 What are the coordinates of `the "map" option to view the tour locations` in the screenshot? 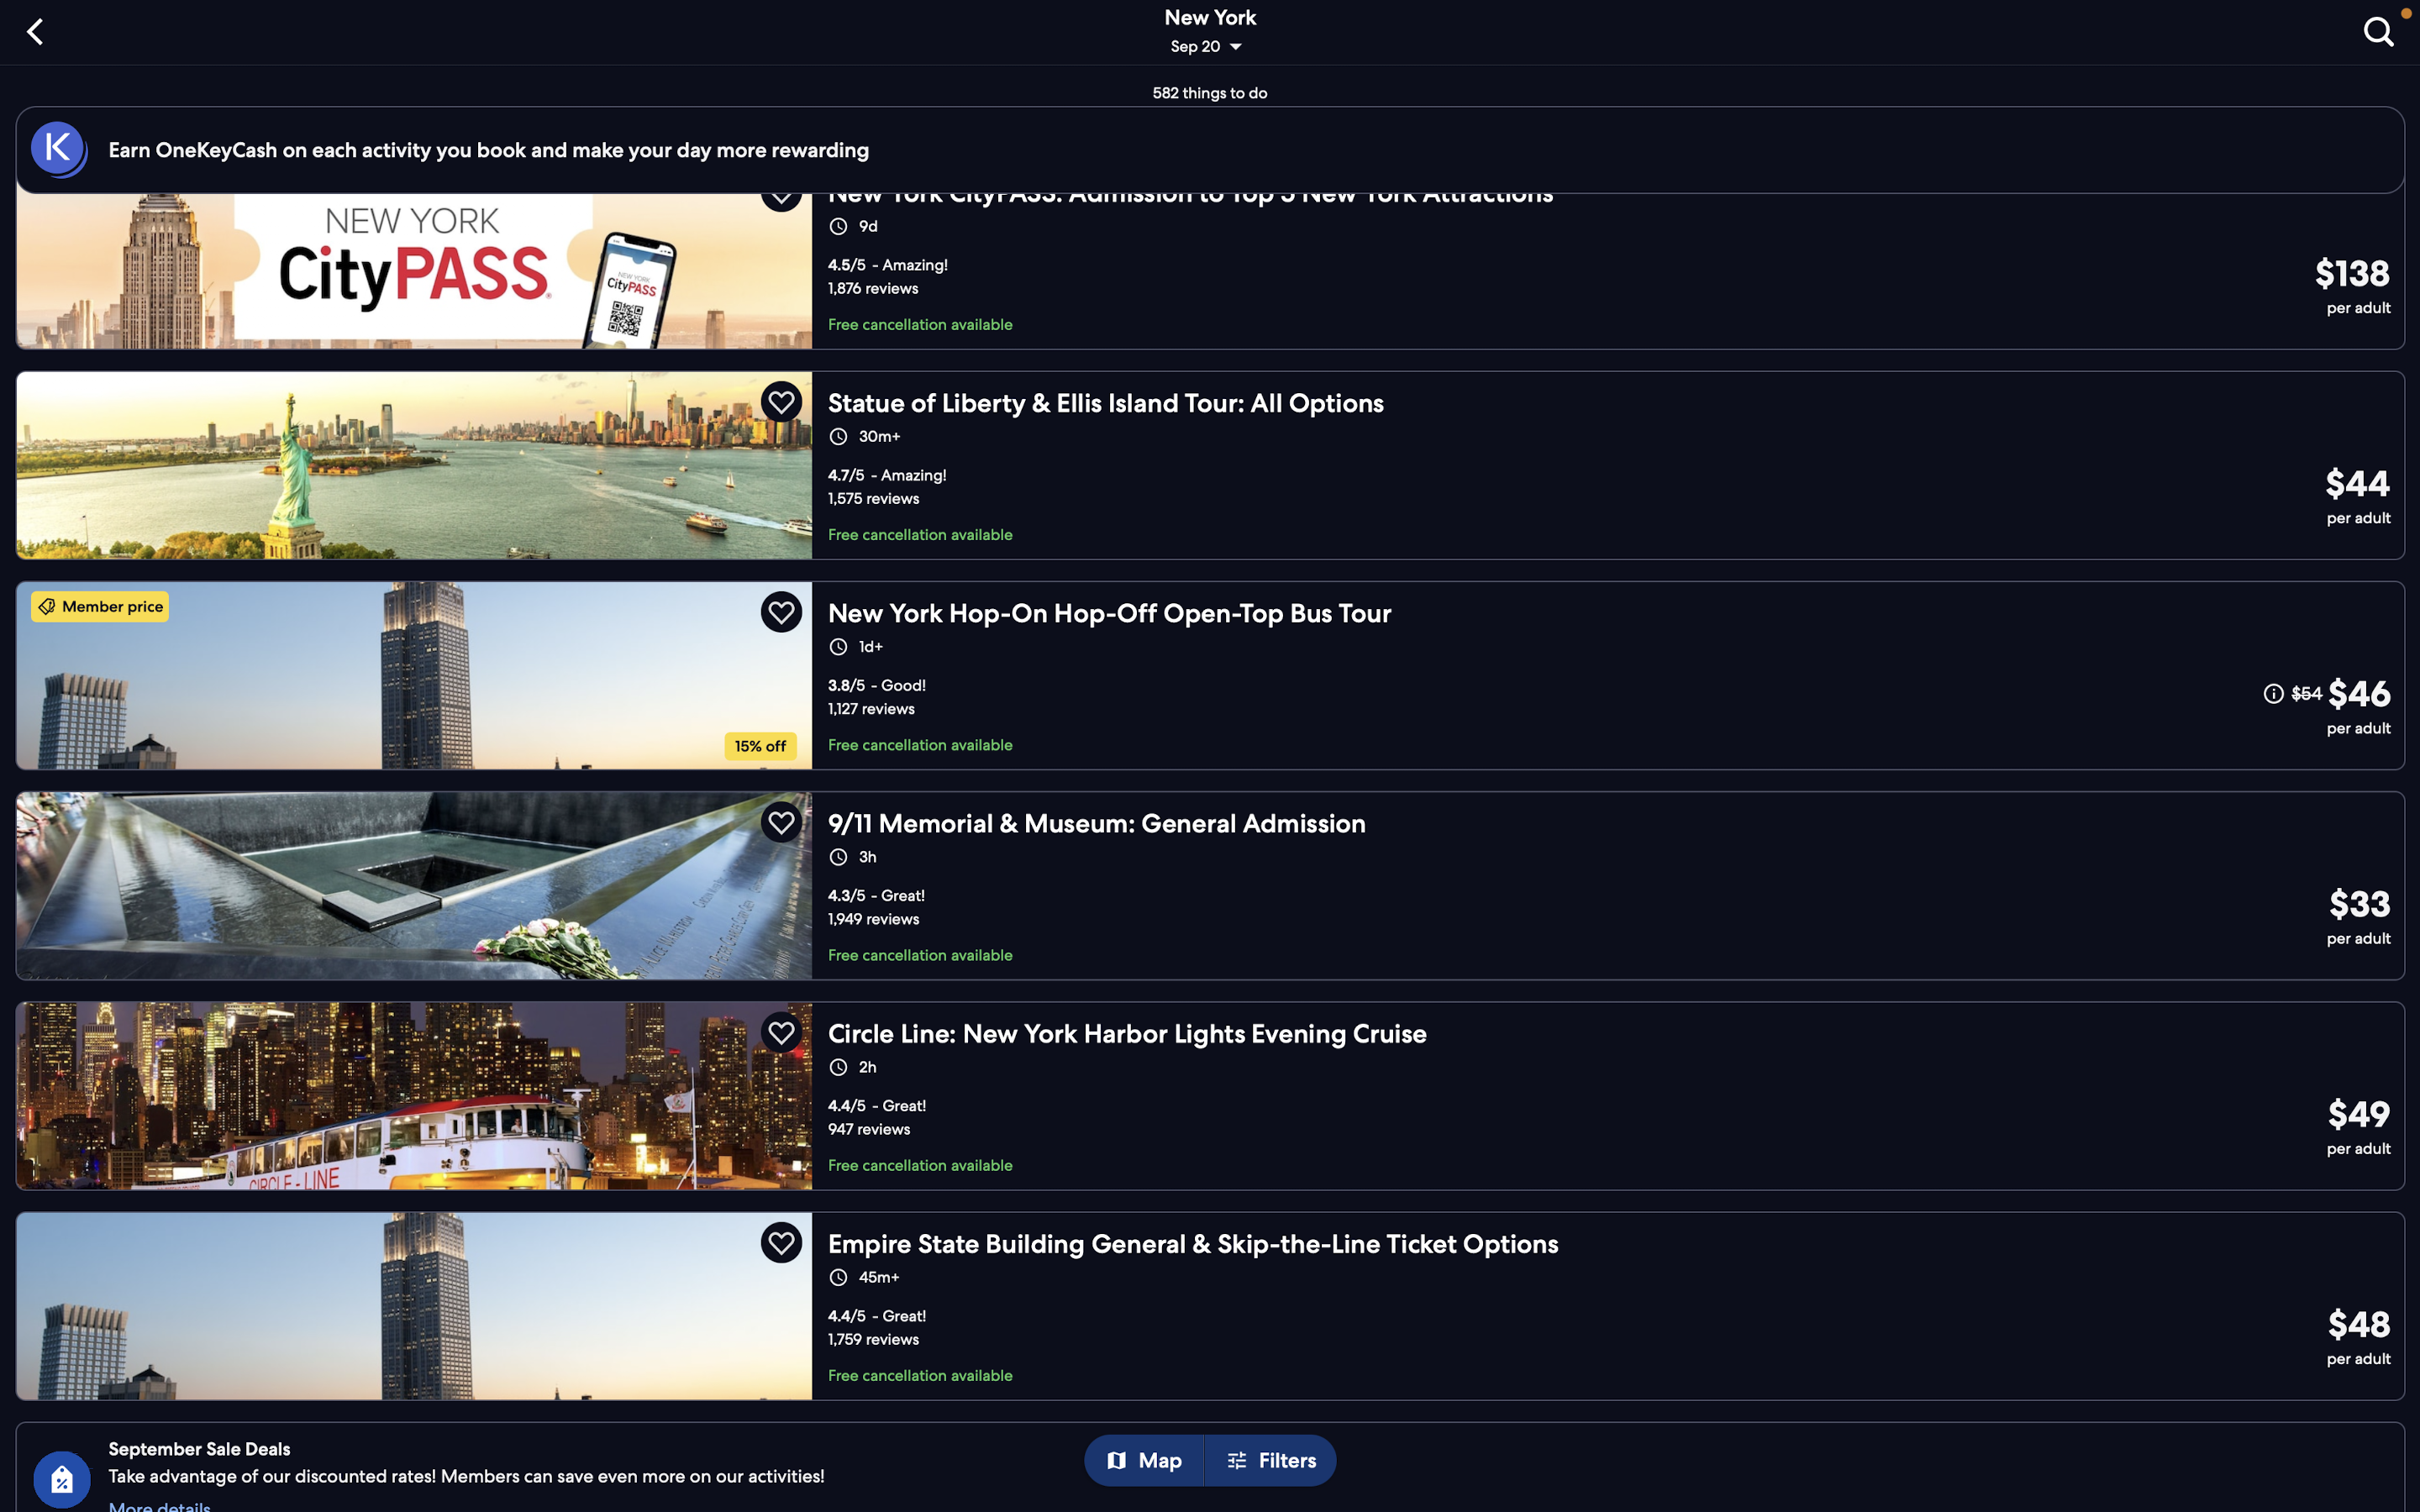 It's located at (1151, 1461).